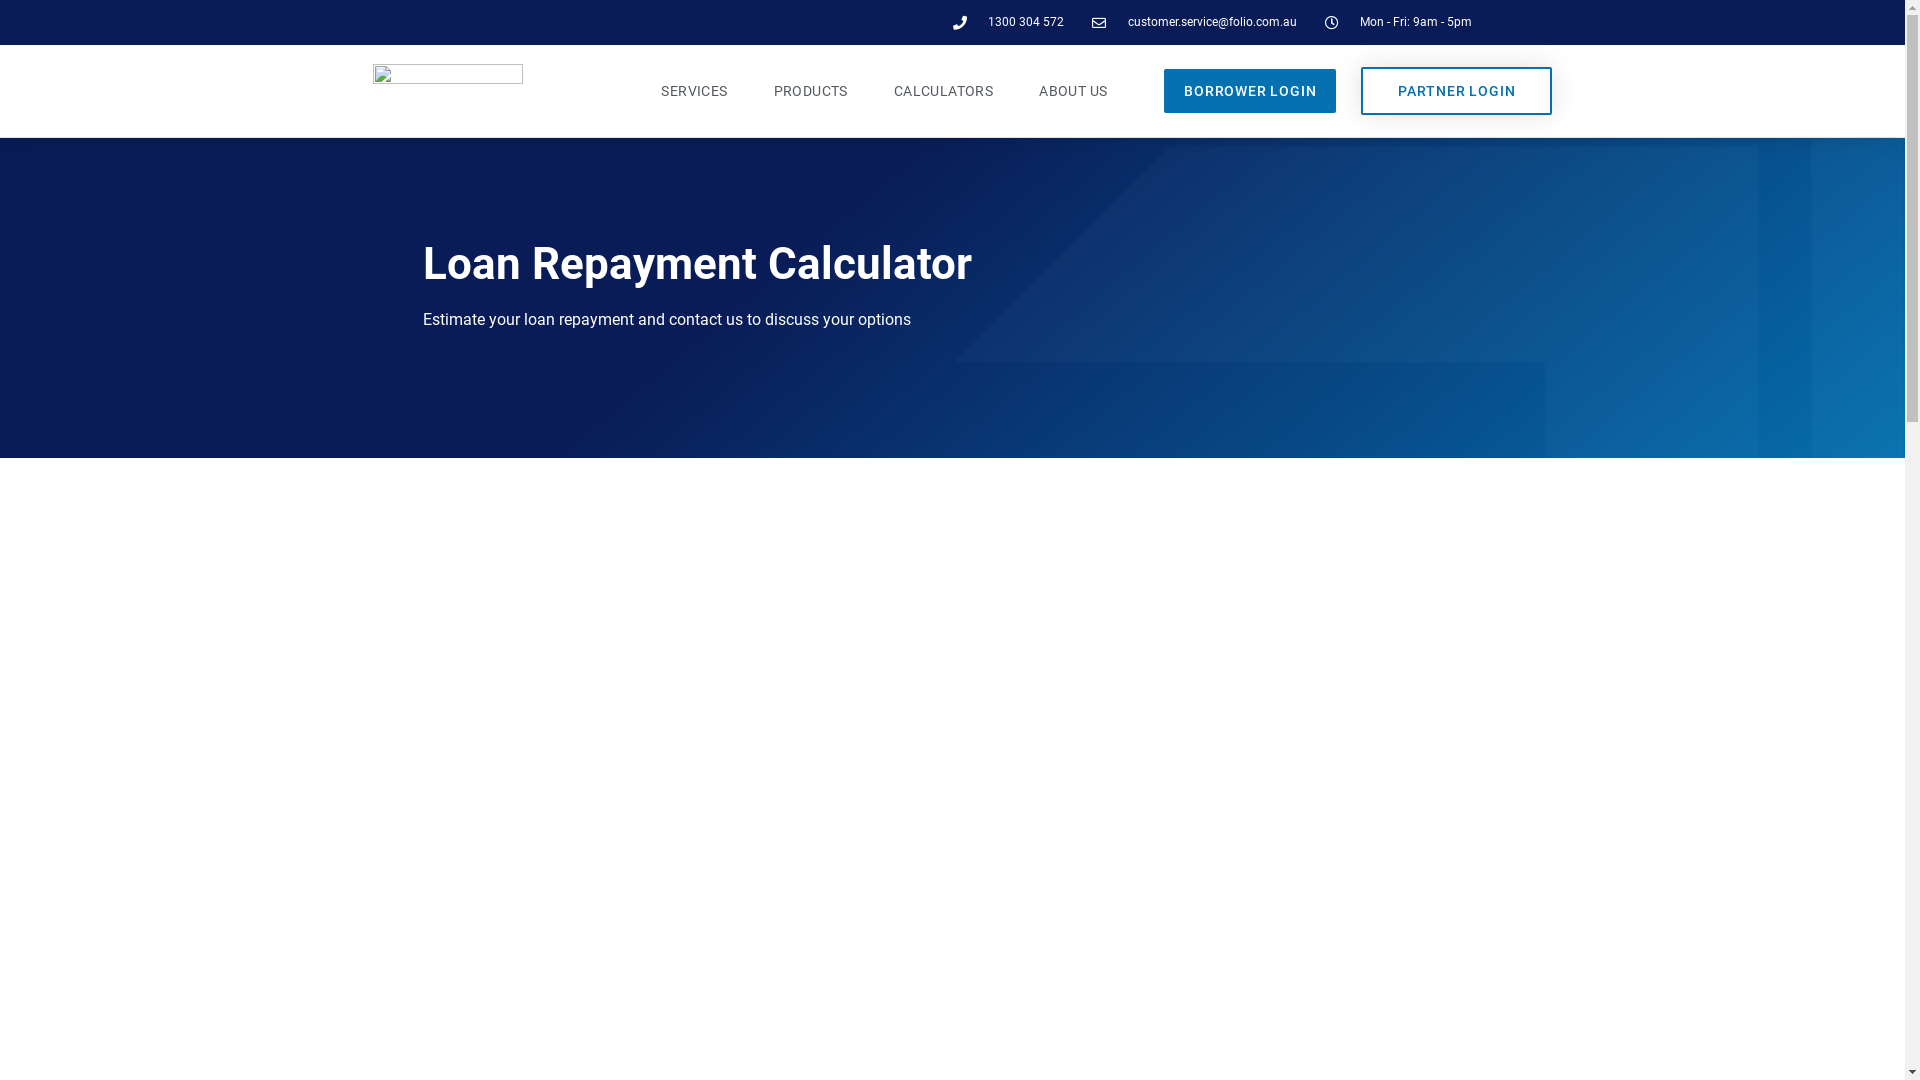 This screenshot has height=1080, width=1920. Describe the element at coordinates (873, 91) in the screenshot. I see `'CALCULATORS'` at that location.